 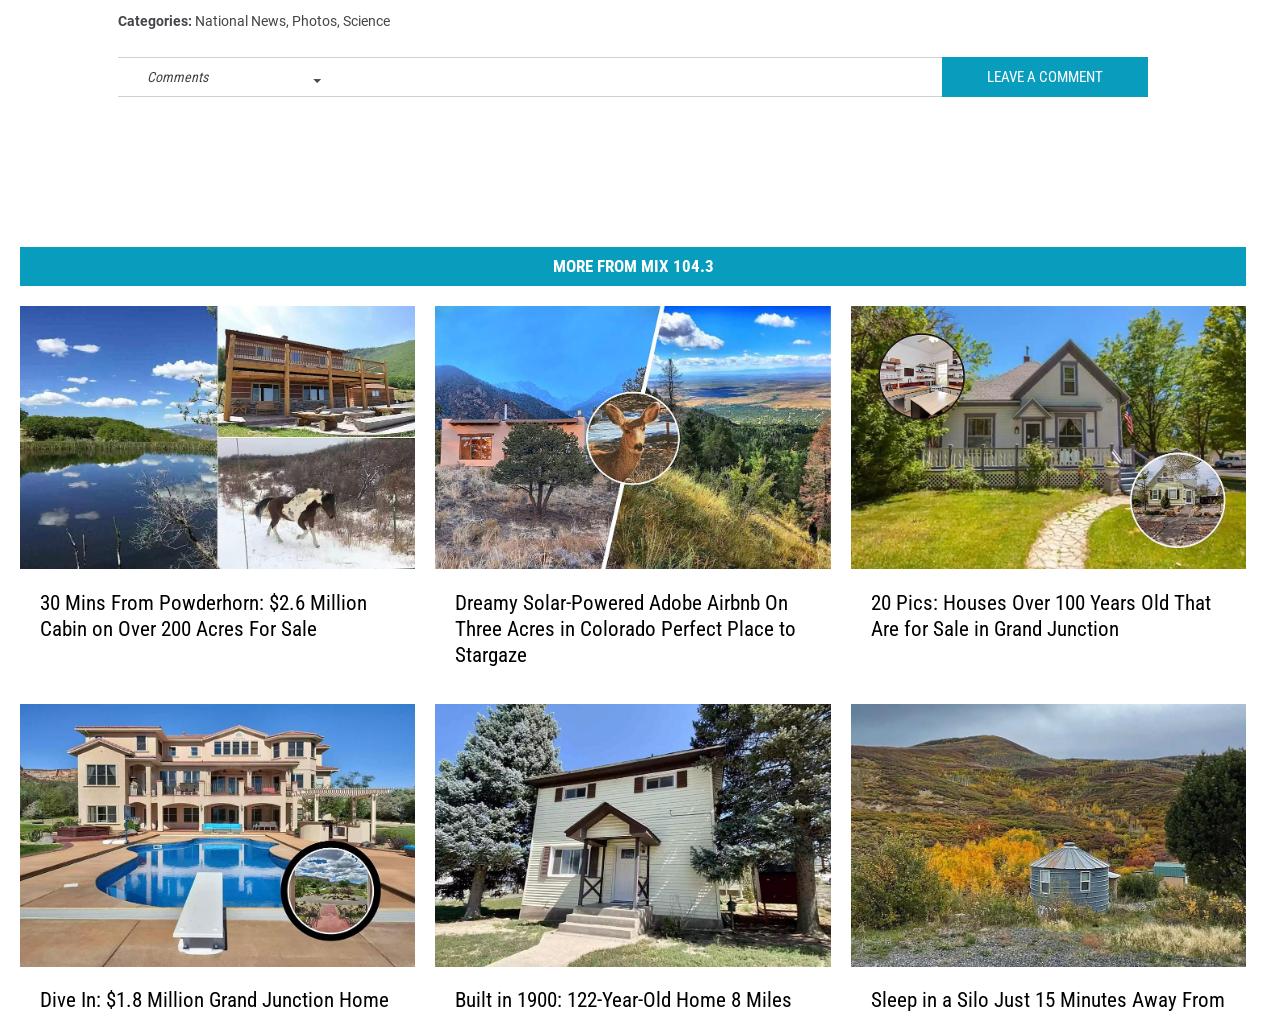 I want to click on 'Dreamy Solar-Powered Adobe Airbnb On Three Acres in Colorado Perfect Place to Stargaze', so click(x=624, y=660).